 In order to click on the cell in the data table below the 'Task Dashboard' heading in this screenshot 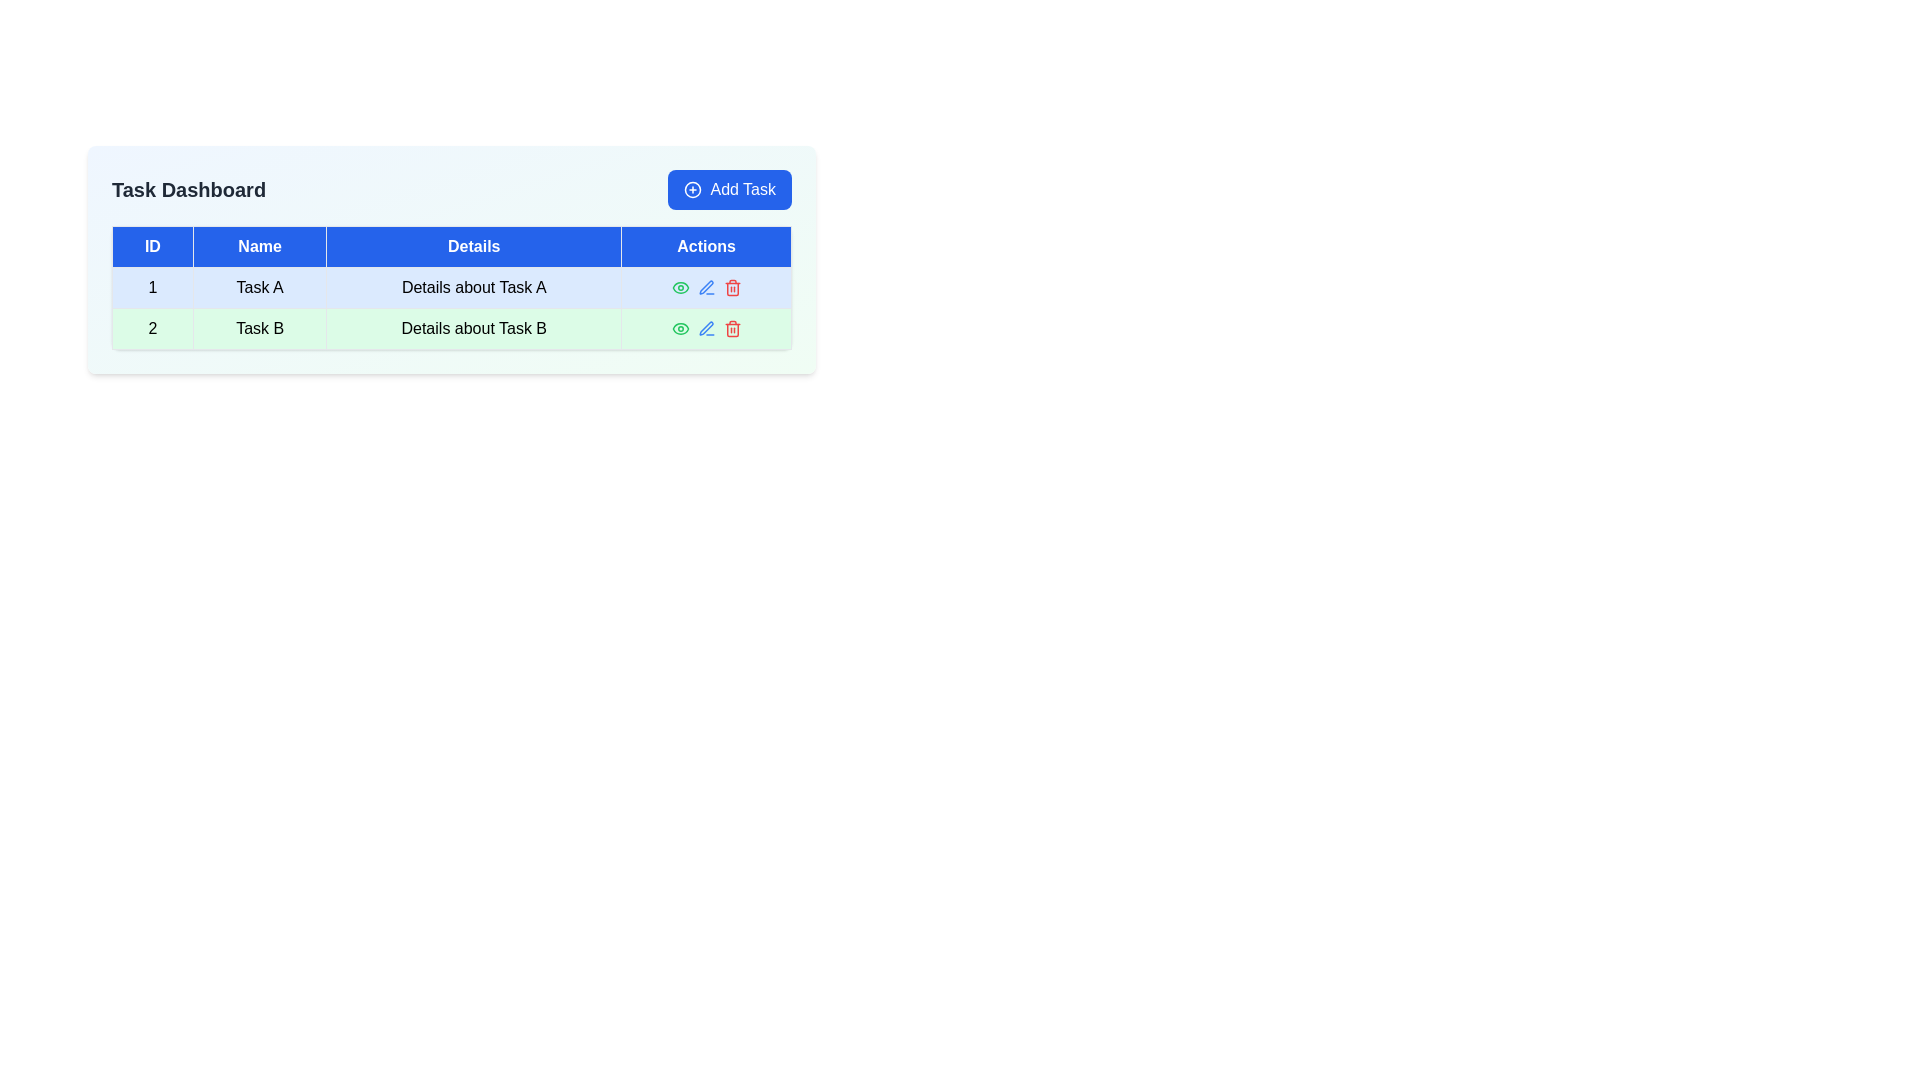, I will do `click(450, 288)`.